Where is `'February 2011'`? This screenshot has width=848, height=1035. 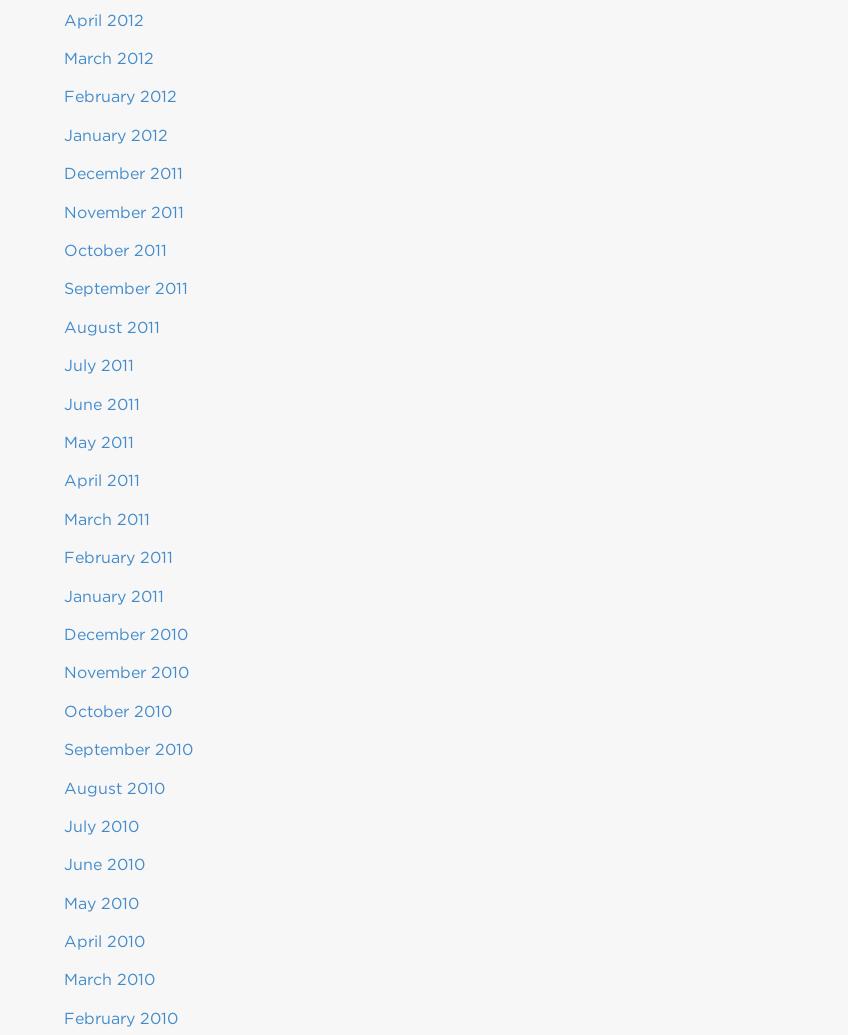
'February 2011' is located at coordinates (117, 556).